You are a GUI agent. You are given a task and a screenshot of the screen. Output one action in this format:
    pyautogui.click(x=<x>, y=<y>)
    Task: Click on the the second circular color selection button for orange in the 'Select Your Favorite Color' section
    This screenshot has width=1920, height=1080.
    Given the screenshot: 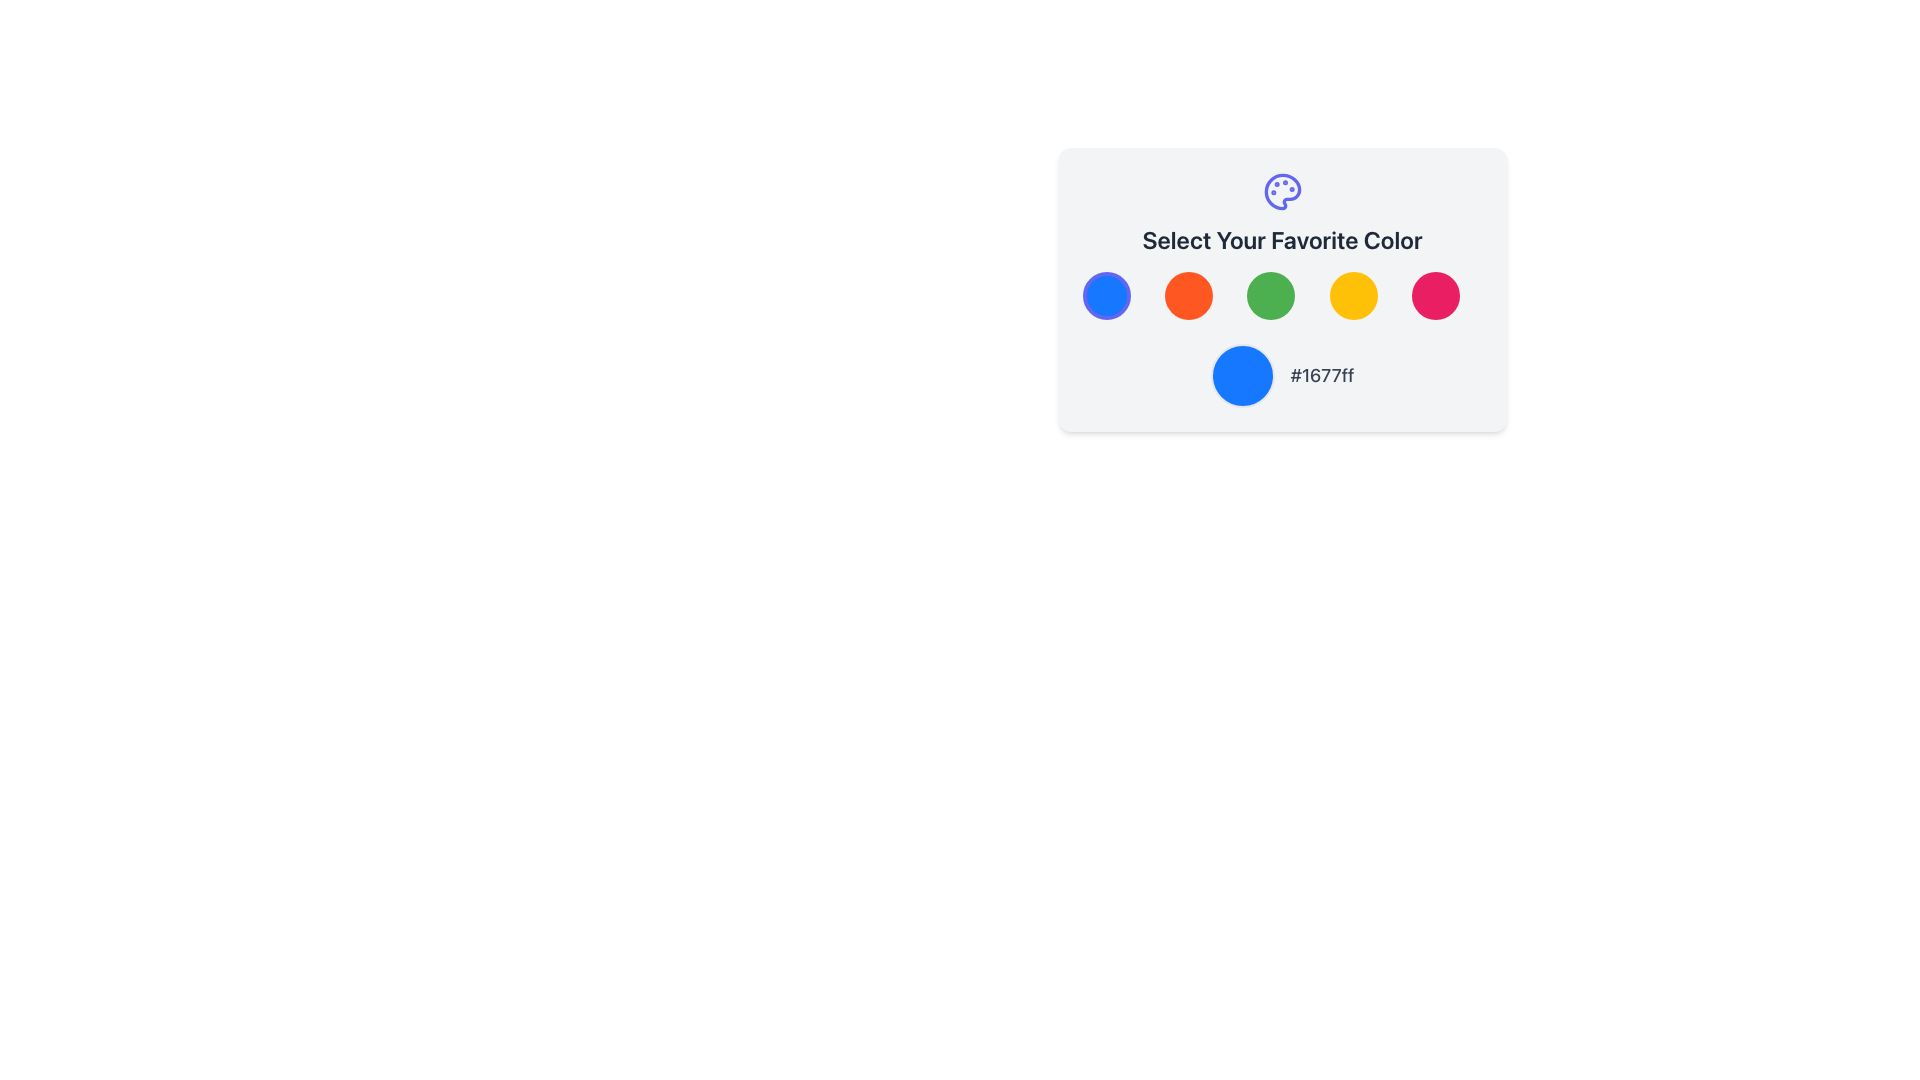 What is the action you would take?
    pyautogui.click(x=1188, y=296)
    